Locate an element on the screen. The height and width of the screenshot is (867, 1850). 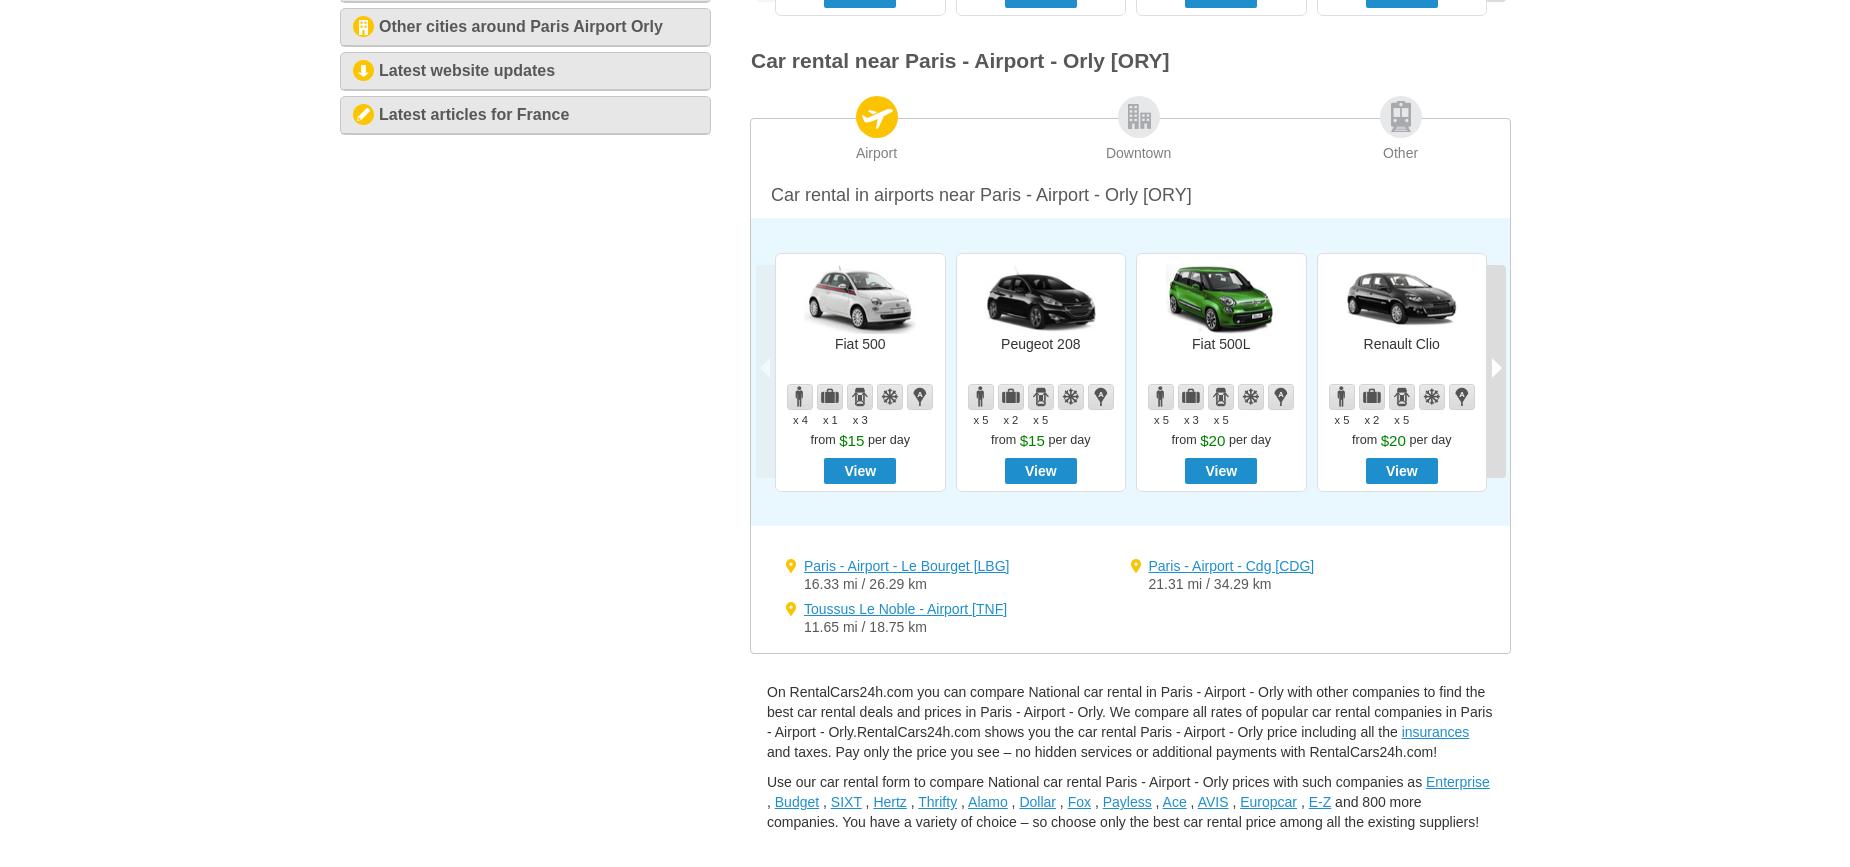
'Budget' is located at coordinates (796, 800).